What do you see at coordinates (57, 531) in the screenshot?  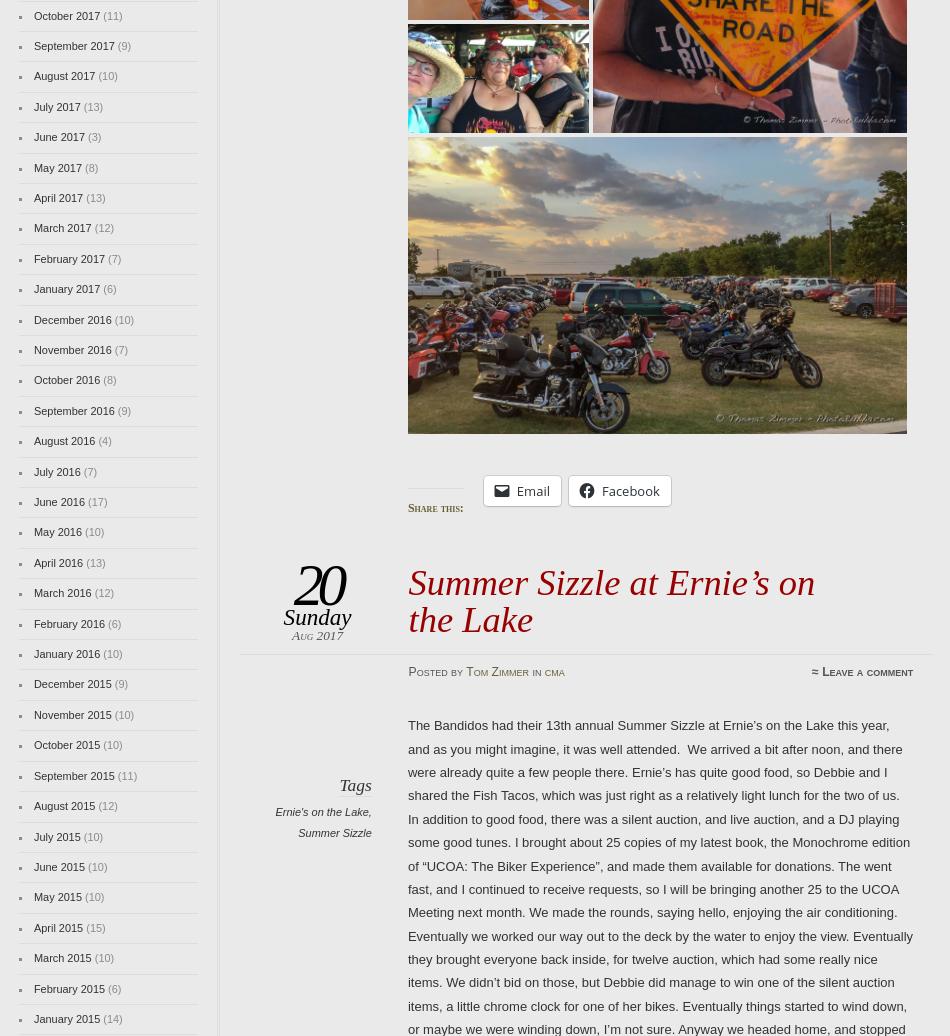 I see `'May 2016'` at bounding box center [57, 531].